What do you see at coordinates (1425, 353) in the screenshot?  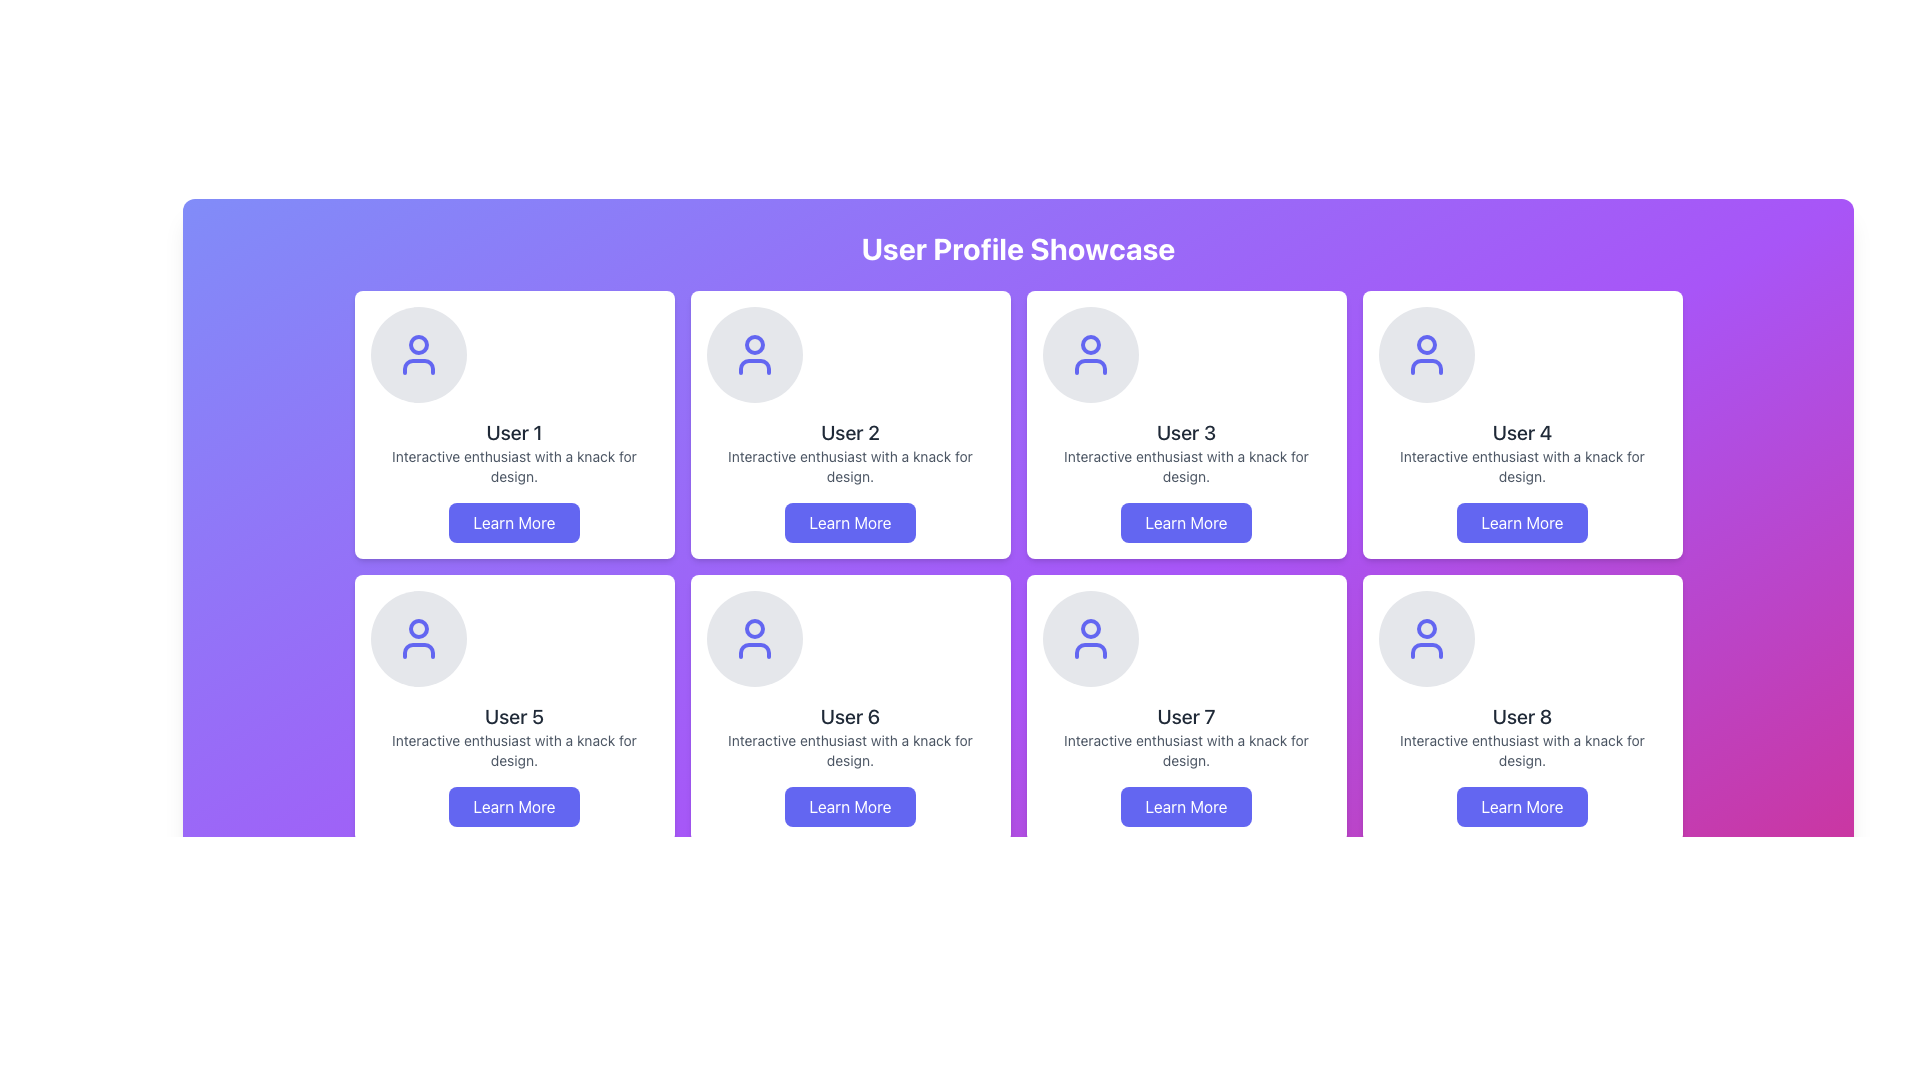 I see `the user avatar representing 'User 4' located at the top center of the fourth card in the second row of an eight-card layout` at bounding box center [1425, 353].